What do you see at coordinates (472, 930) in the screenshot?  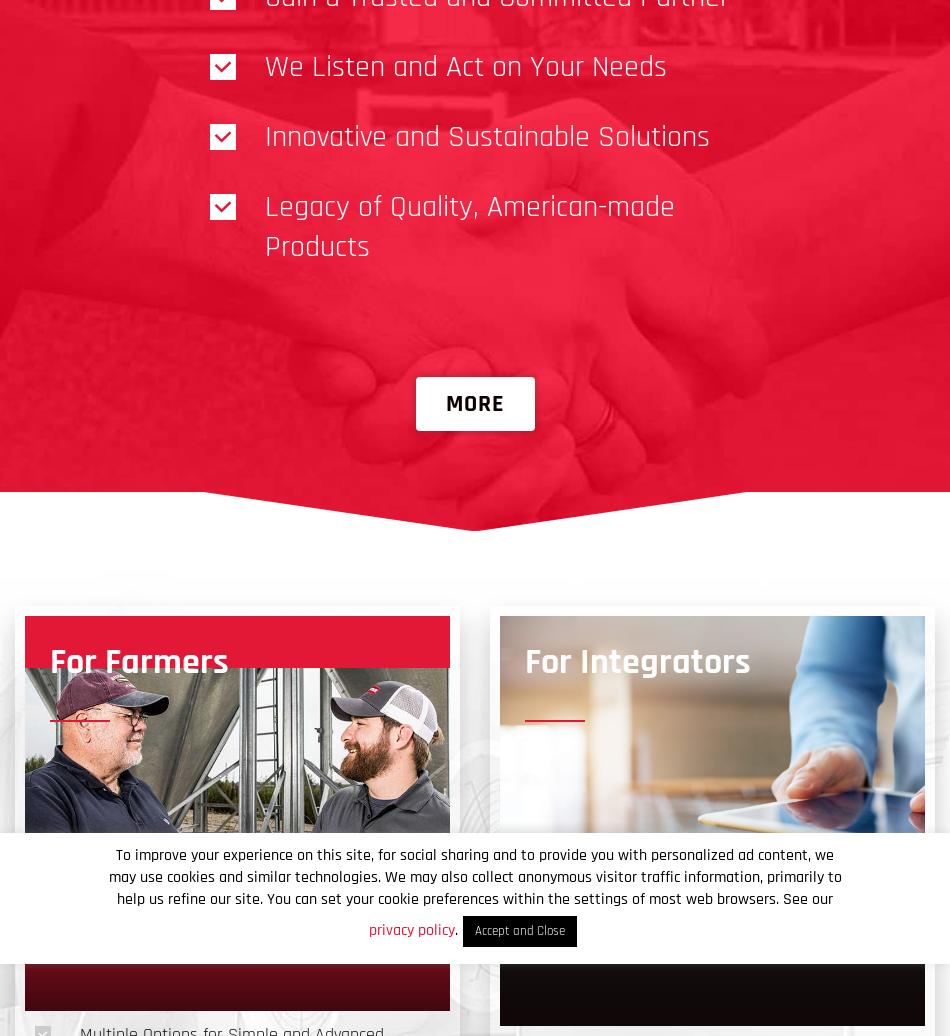 I see `'Accept and Close'` at bounding box center [472, 930].